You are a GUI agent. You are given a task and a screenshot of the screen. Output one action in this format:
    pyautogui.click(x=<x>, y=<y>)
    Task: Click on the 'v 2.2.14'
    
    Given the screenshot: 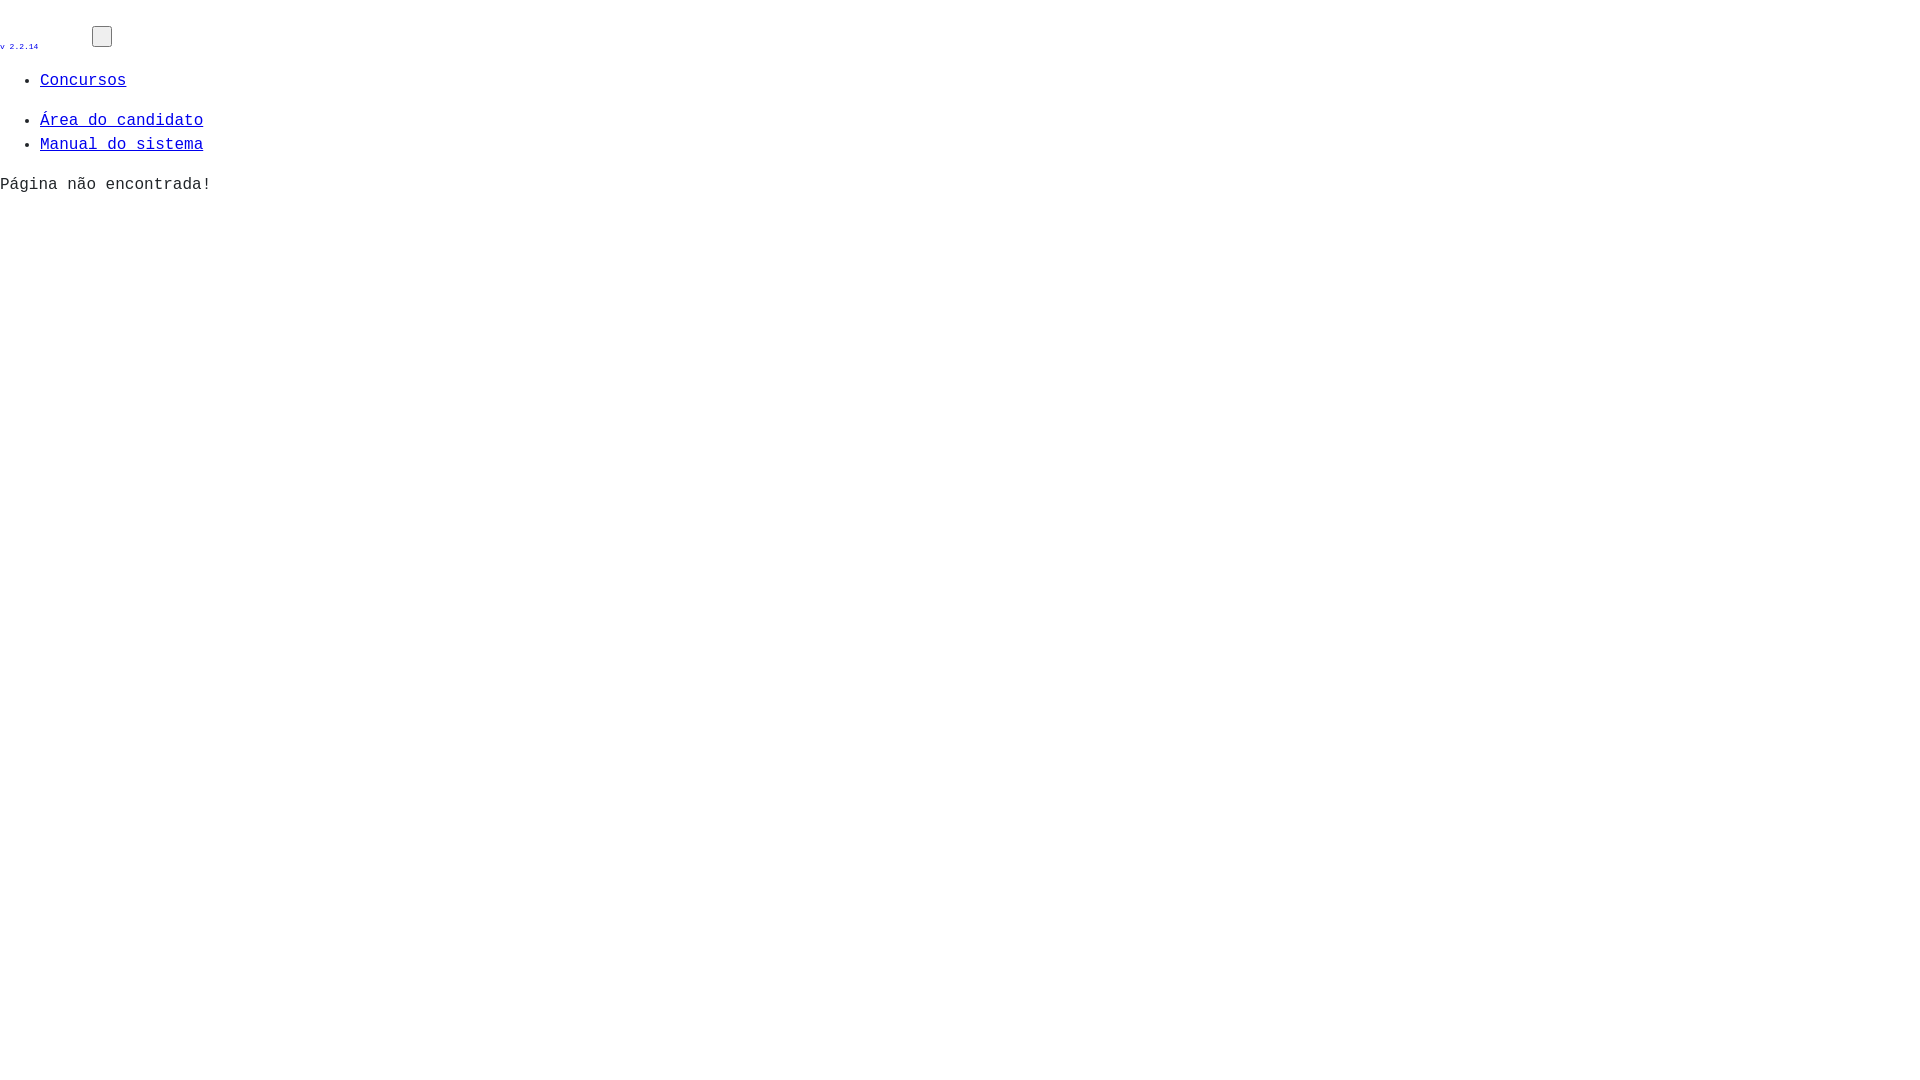 What is the action you would take?
    pyautogui.click(x=46, y=37)
    